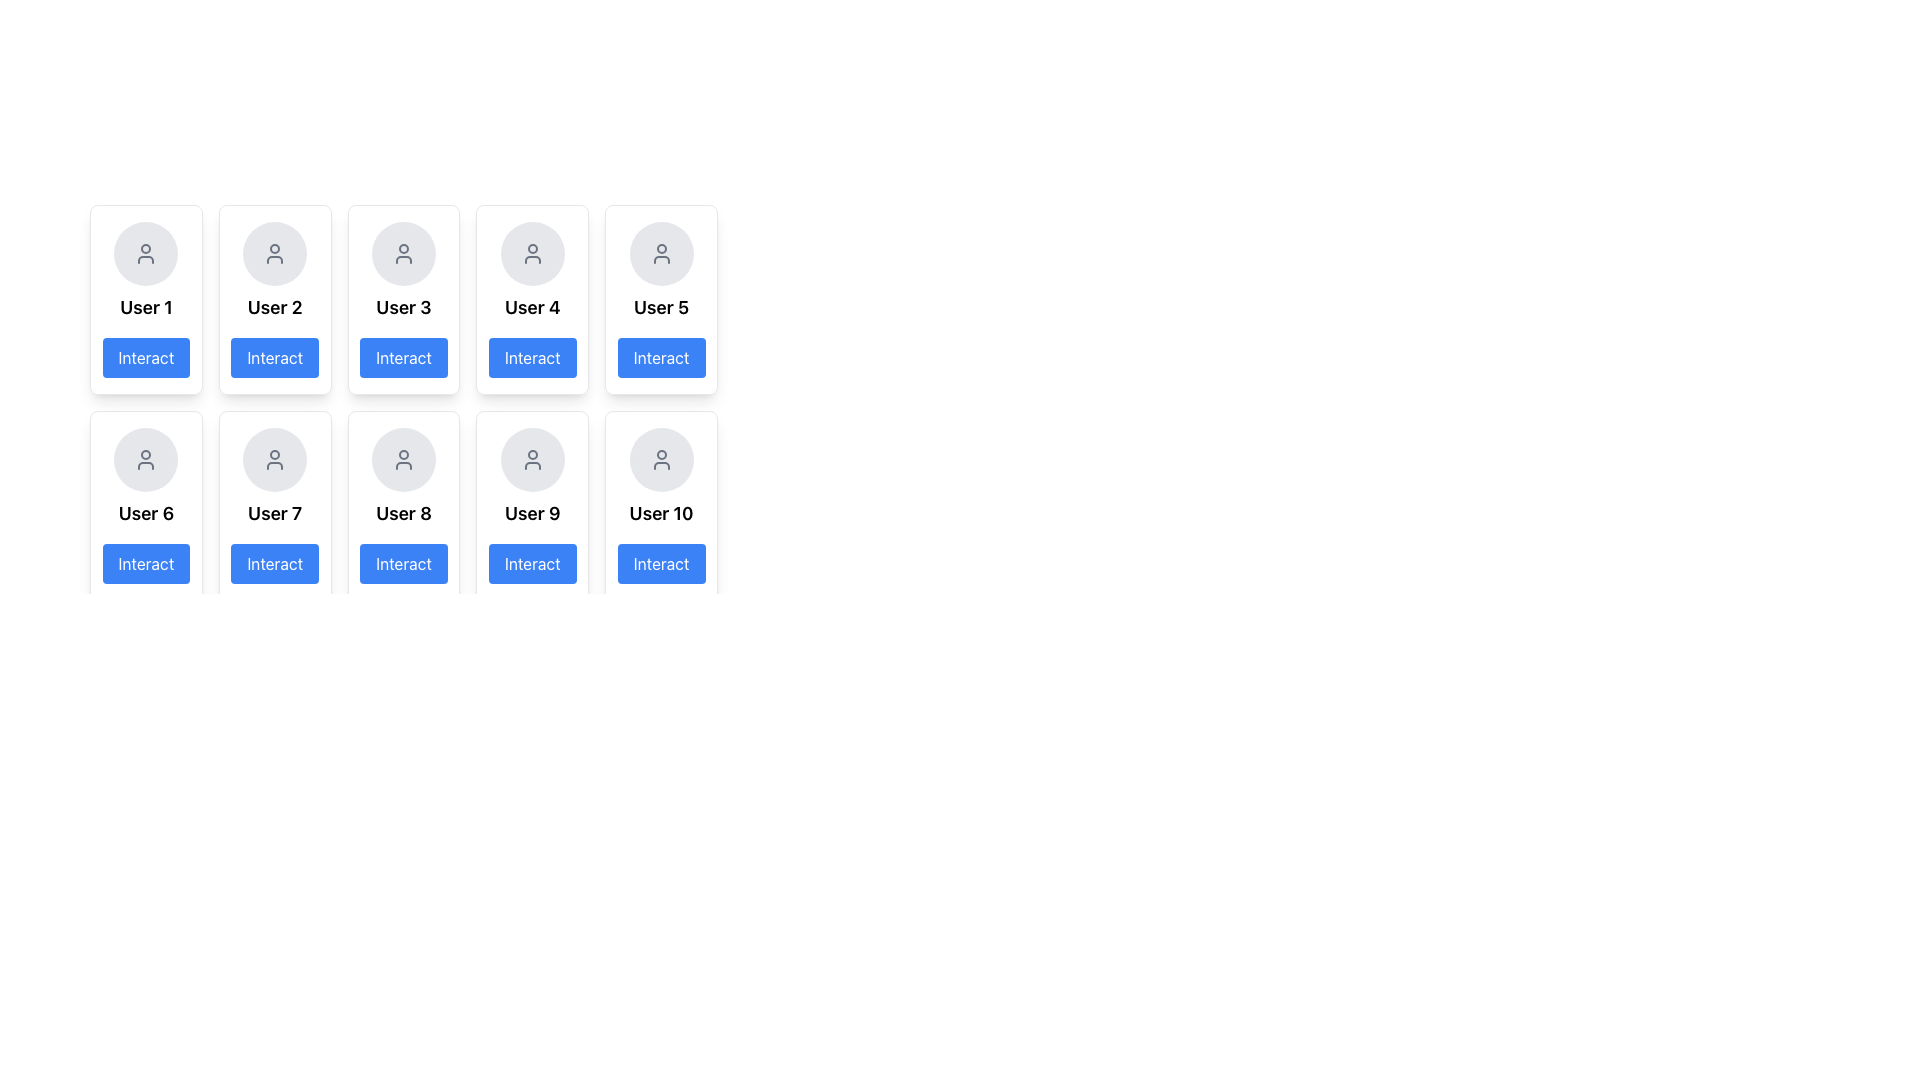 The image size is (1920, 1080). I want to click on the circular user profile icon with a gray color scheme located at the top of the 'User 9' card in the second row, fifth column of the grid layout, so click(532, 459).